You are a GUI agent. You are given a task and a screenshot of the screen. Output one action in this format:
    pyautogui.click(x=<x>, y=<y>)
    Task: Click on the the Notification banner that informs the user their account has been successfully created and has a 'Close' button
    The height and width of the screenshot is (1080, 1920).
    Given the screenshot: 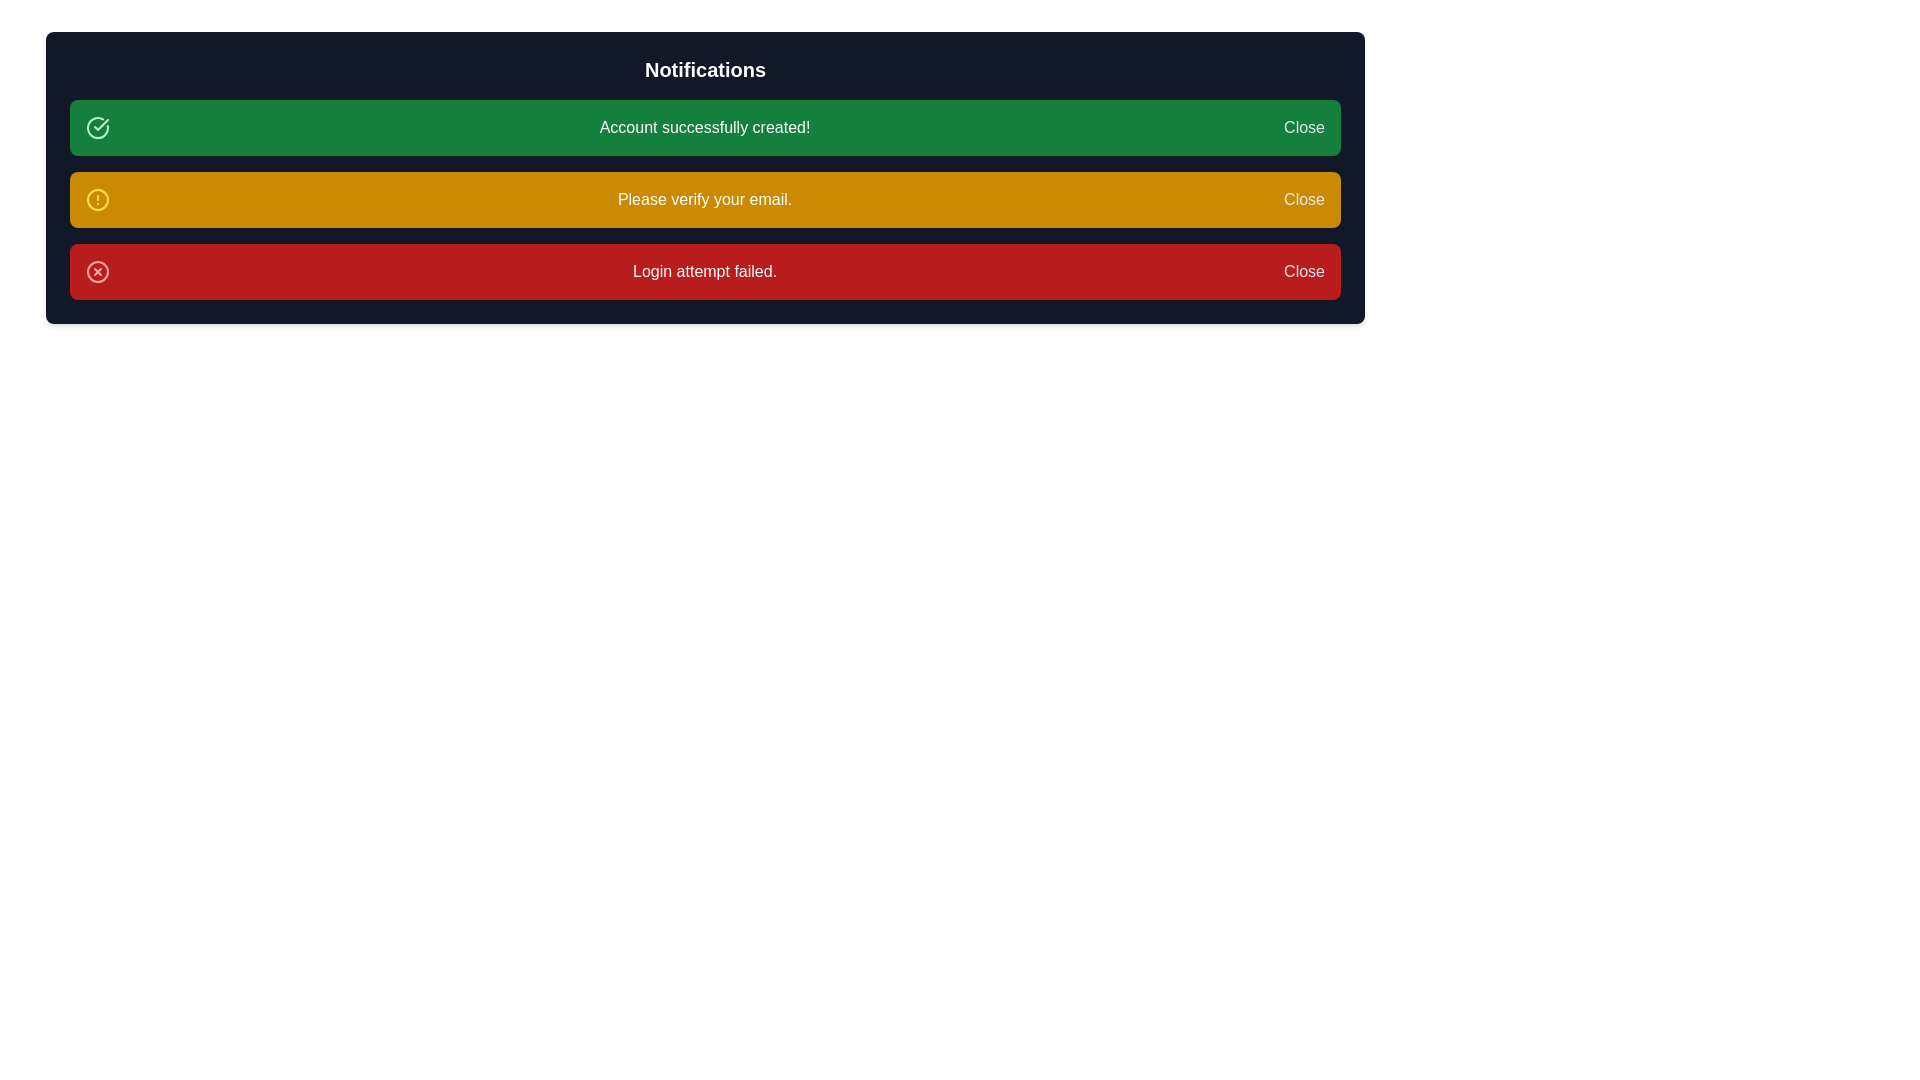 What is the action you would take?
    pyautogui.click(x=705, y=127)
    